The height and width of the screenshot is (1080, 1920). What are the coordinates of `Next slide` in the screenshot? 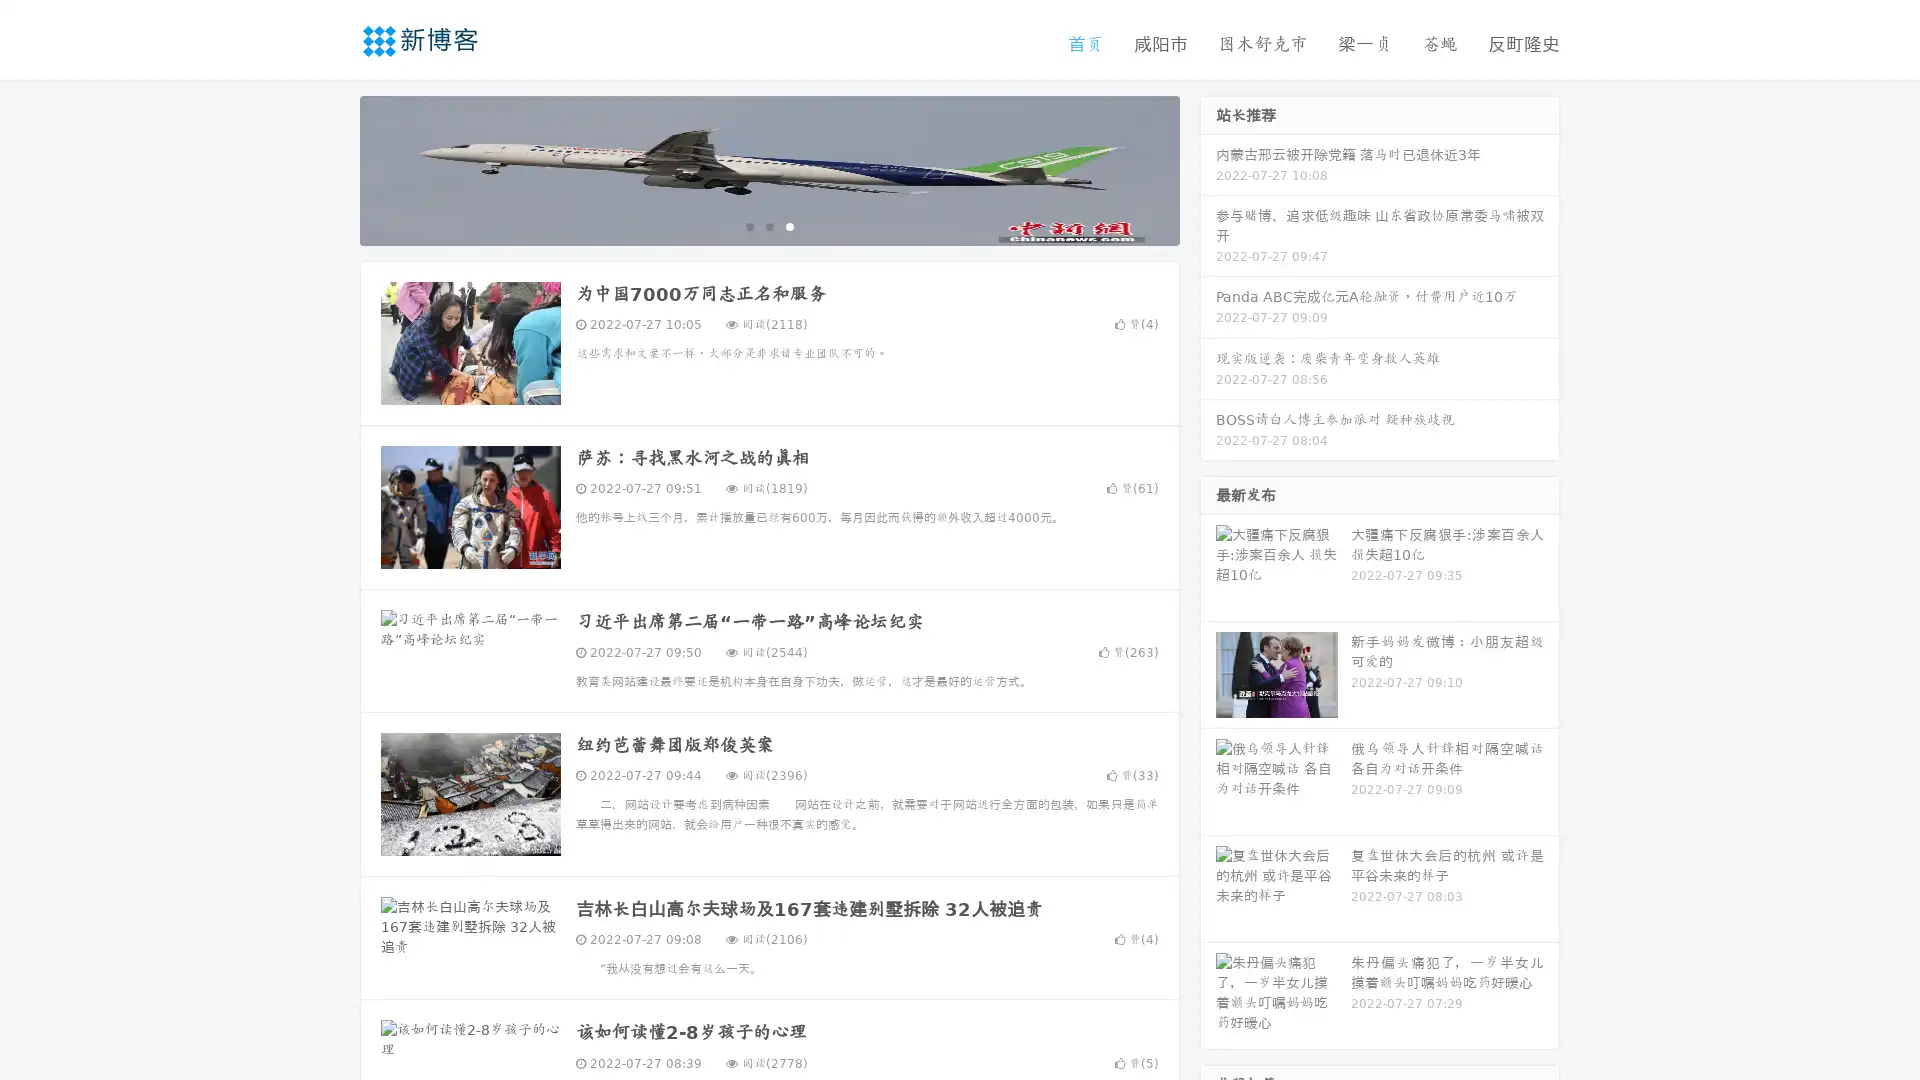 It's located at (1208, 168).